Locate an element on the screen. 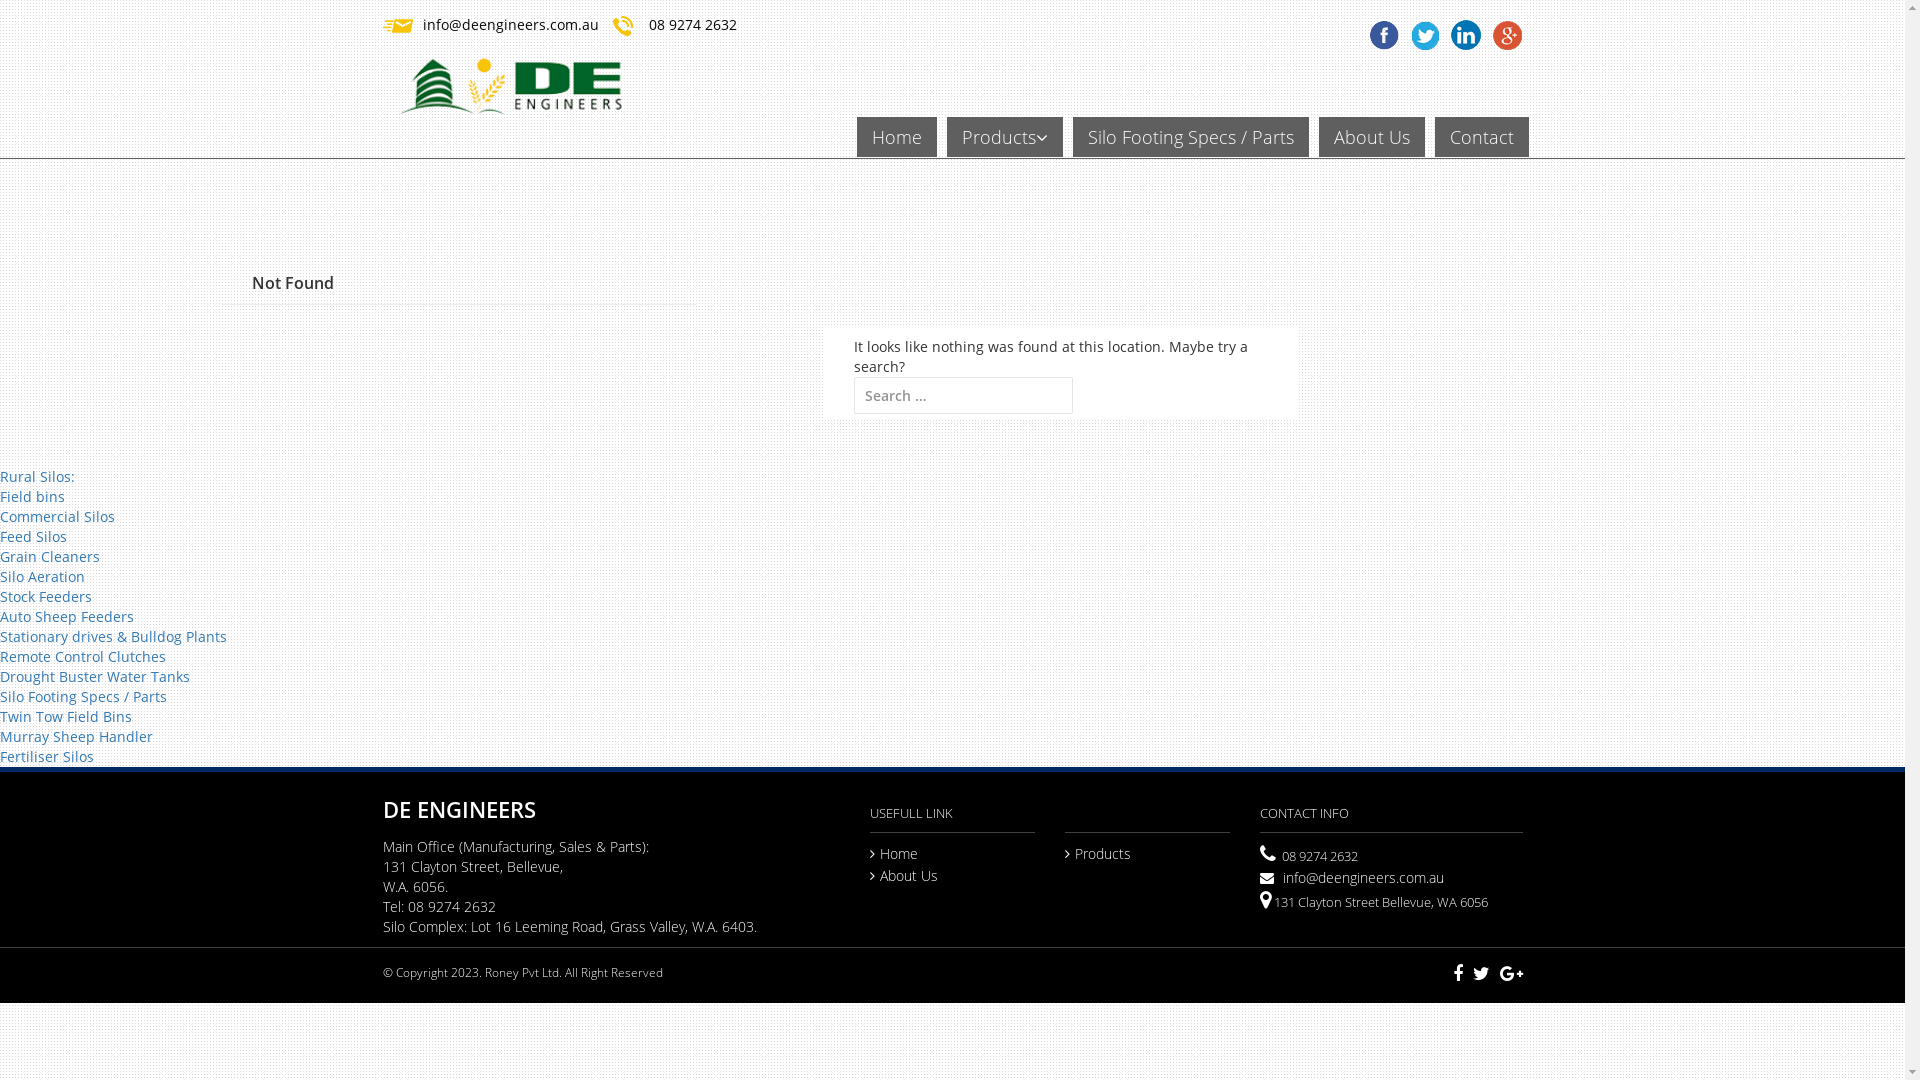  'Field bins' is located at coordinates (32, 495).